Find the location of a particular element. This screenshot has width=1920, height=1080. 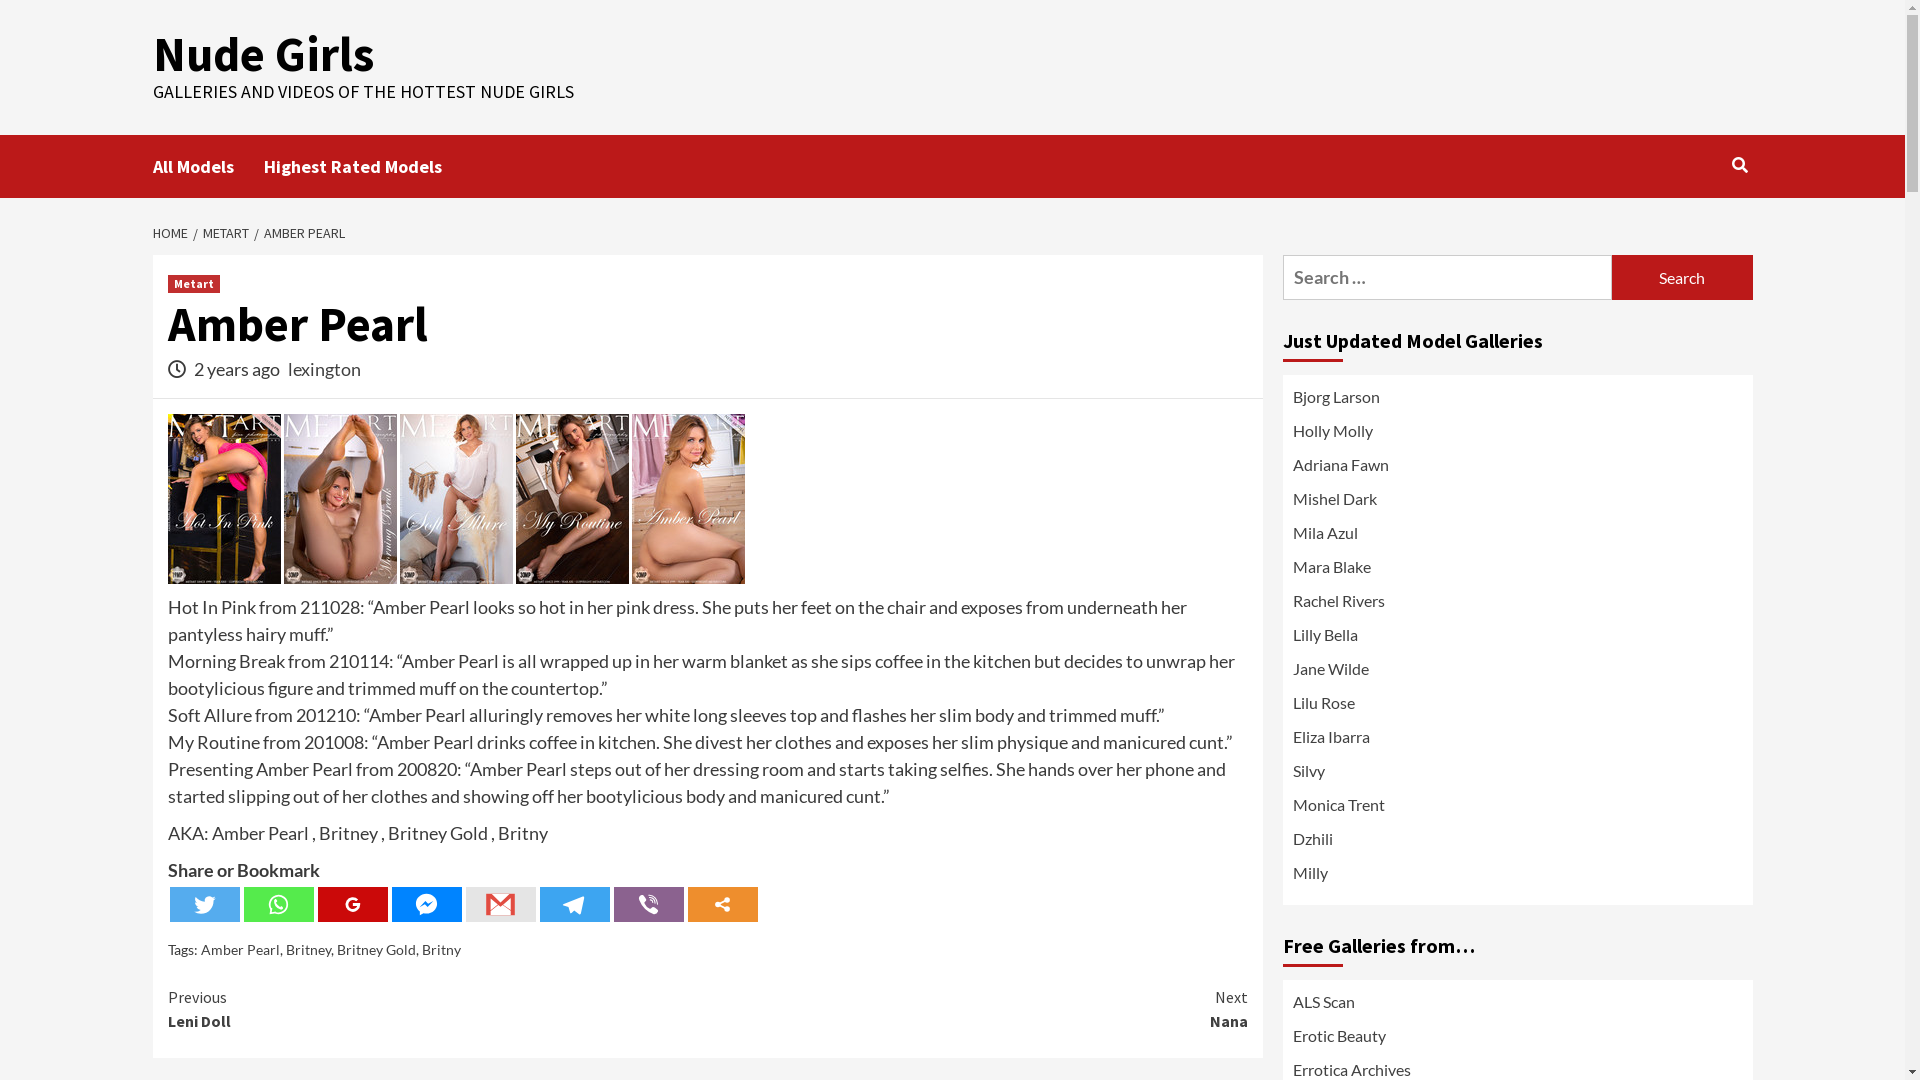

'Search' is located at coordinates (1739, 164).